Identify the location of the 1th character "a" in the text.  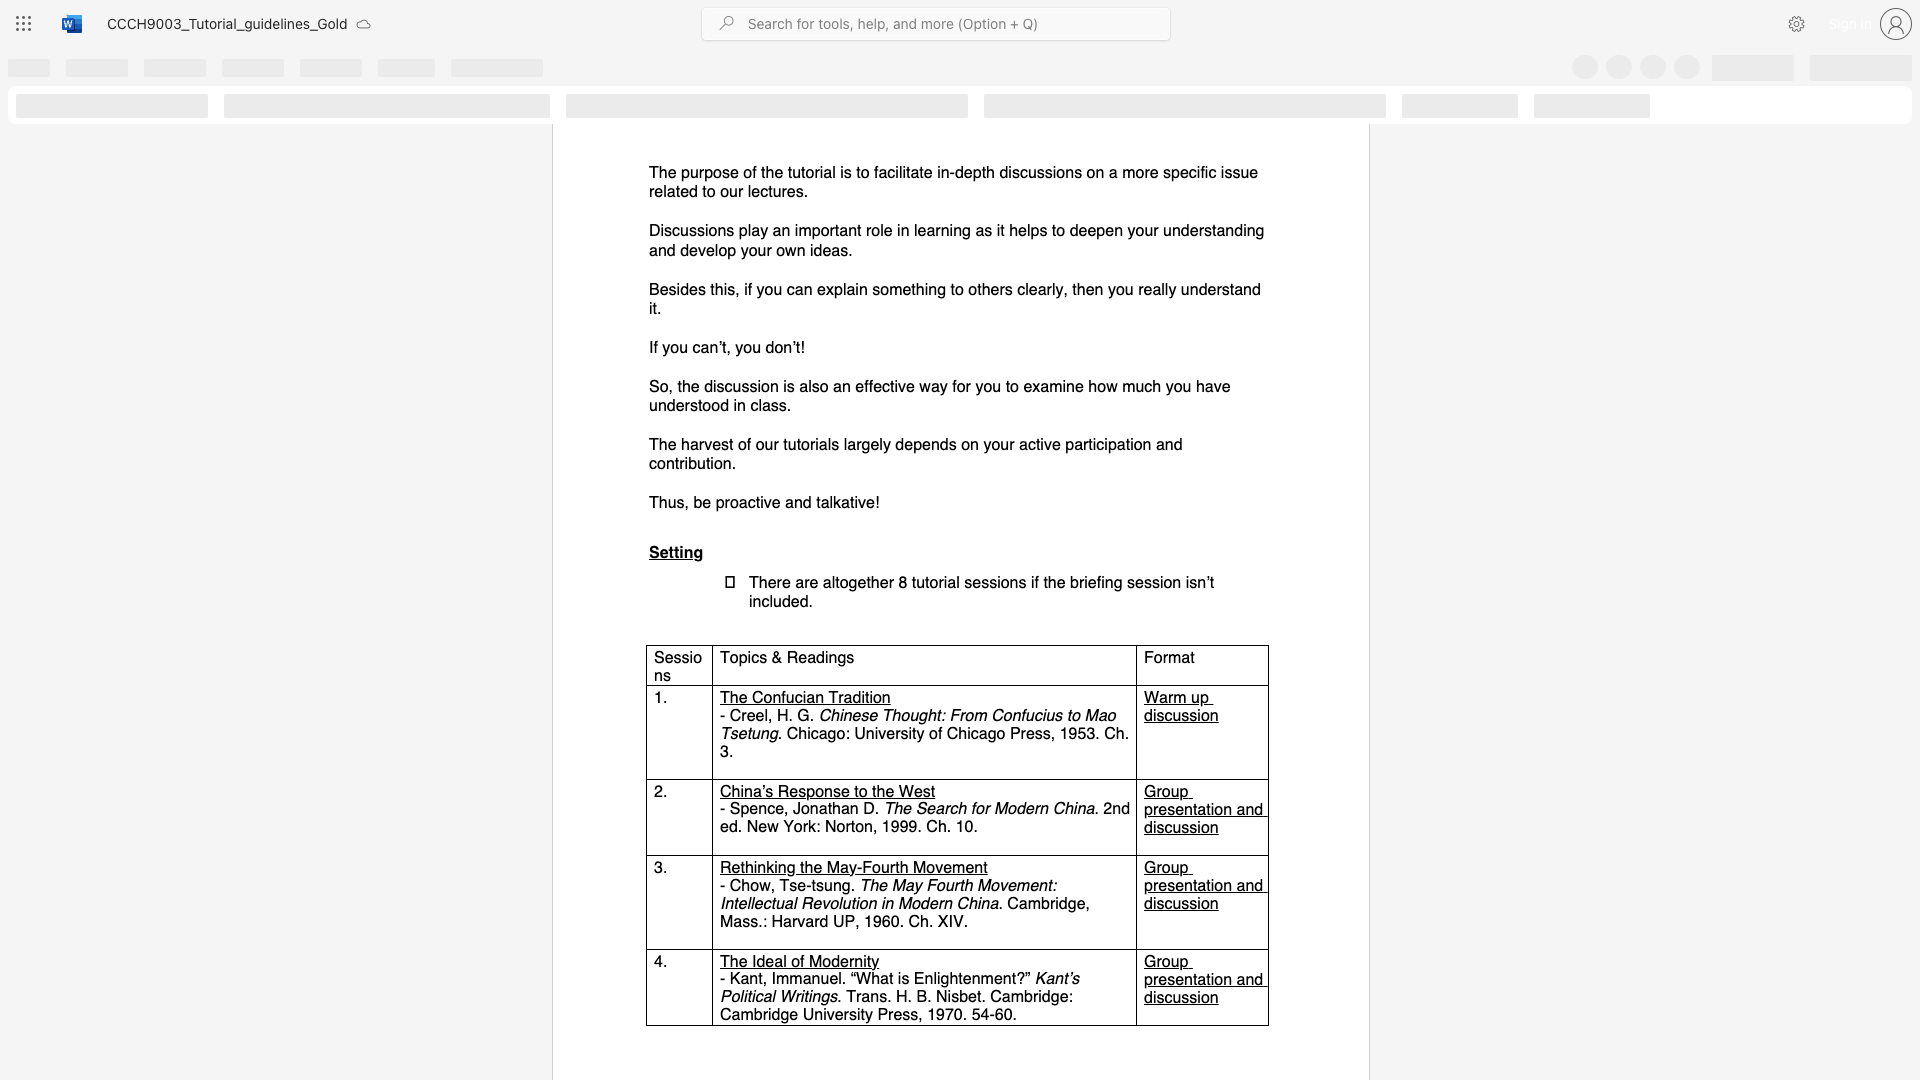
(1200, 808).